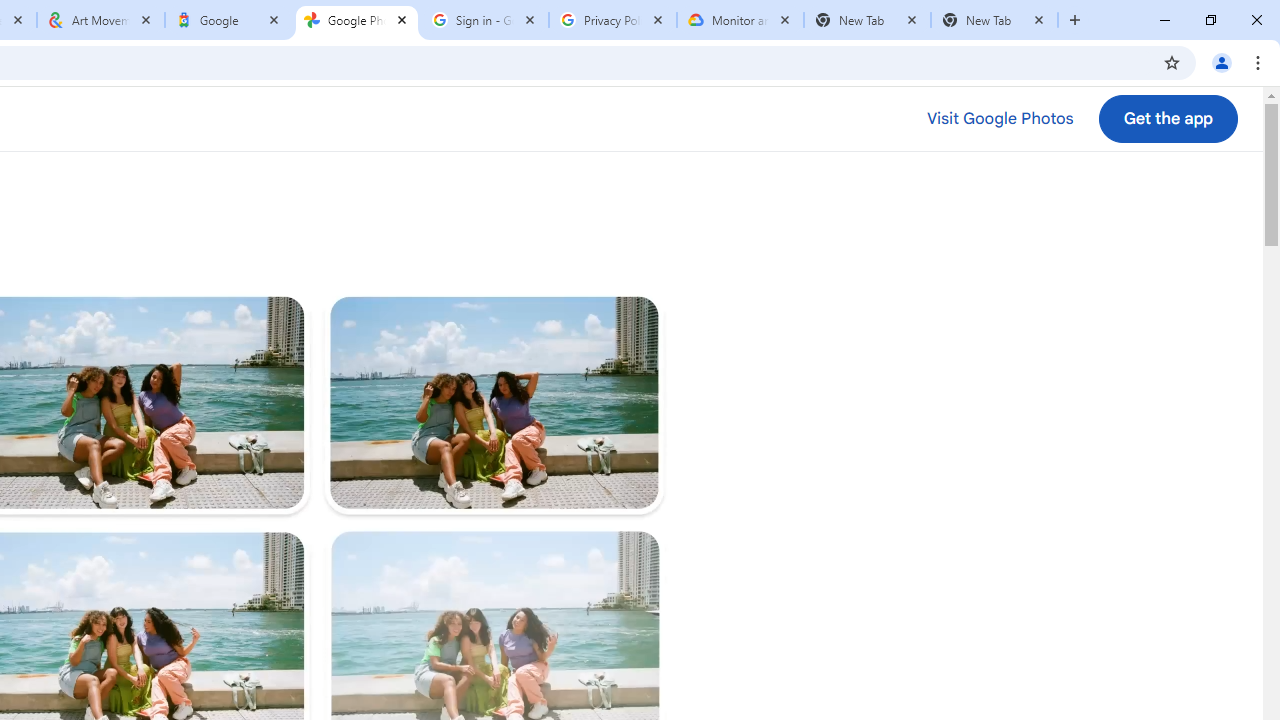 The width and height of the screenshot is (1280, 720). Describe the element at coordinates (485, 20) in the screenshot. I see `'Sign in - Google Accounts'` at that location.